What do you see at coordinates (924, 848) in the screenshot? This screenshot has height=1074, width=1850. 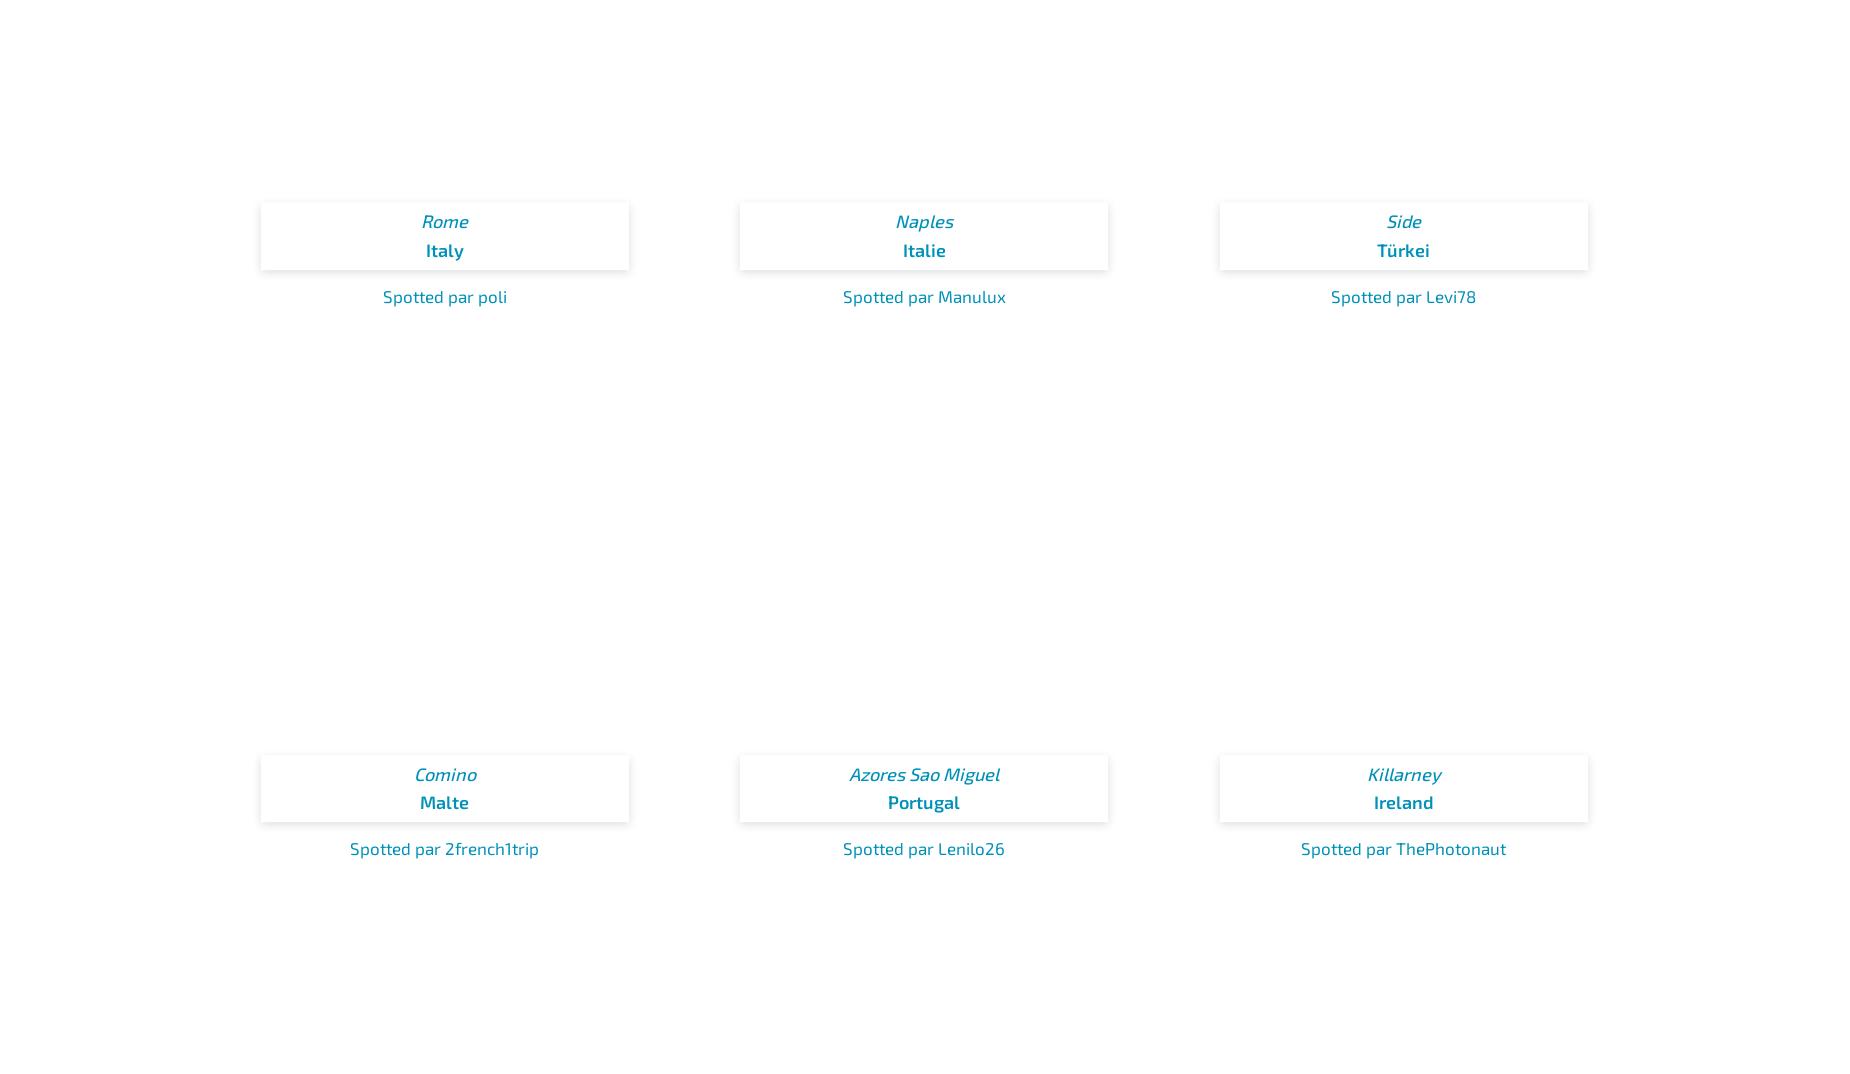 I see `'Spotted par Lenilo26'` at bounding box center [924, 848].